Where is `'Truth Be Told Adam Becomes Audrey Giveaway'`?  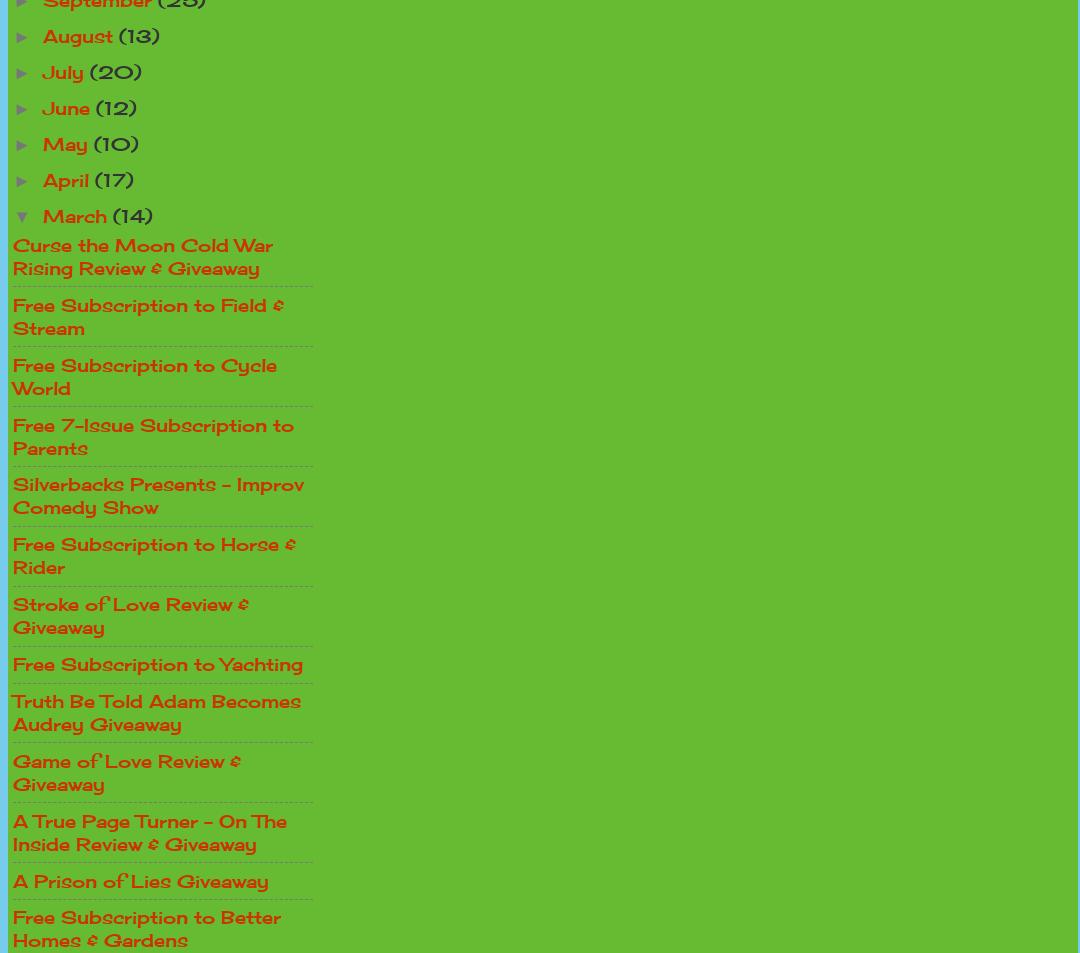 'Truth Be Told Adam Becomes Audrey Giveaway' is located at coordinates (156, 711).